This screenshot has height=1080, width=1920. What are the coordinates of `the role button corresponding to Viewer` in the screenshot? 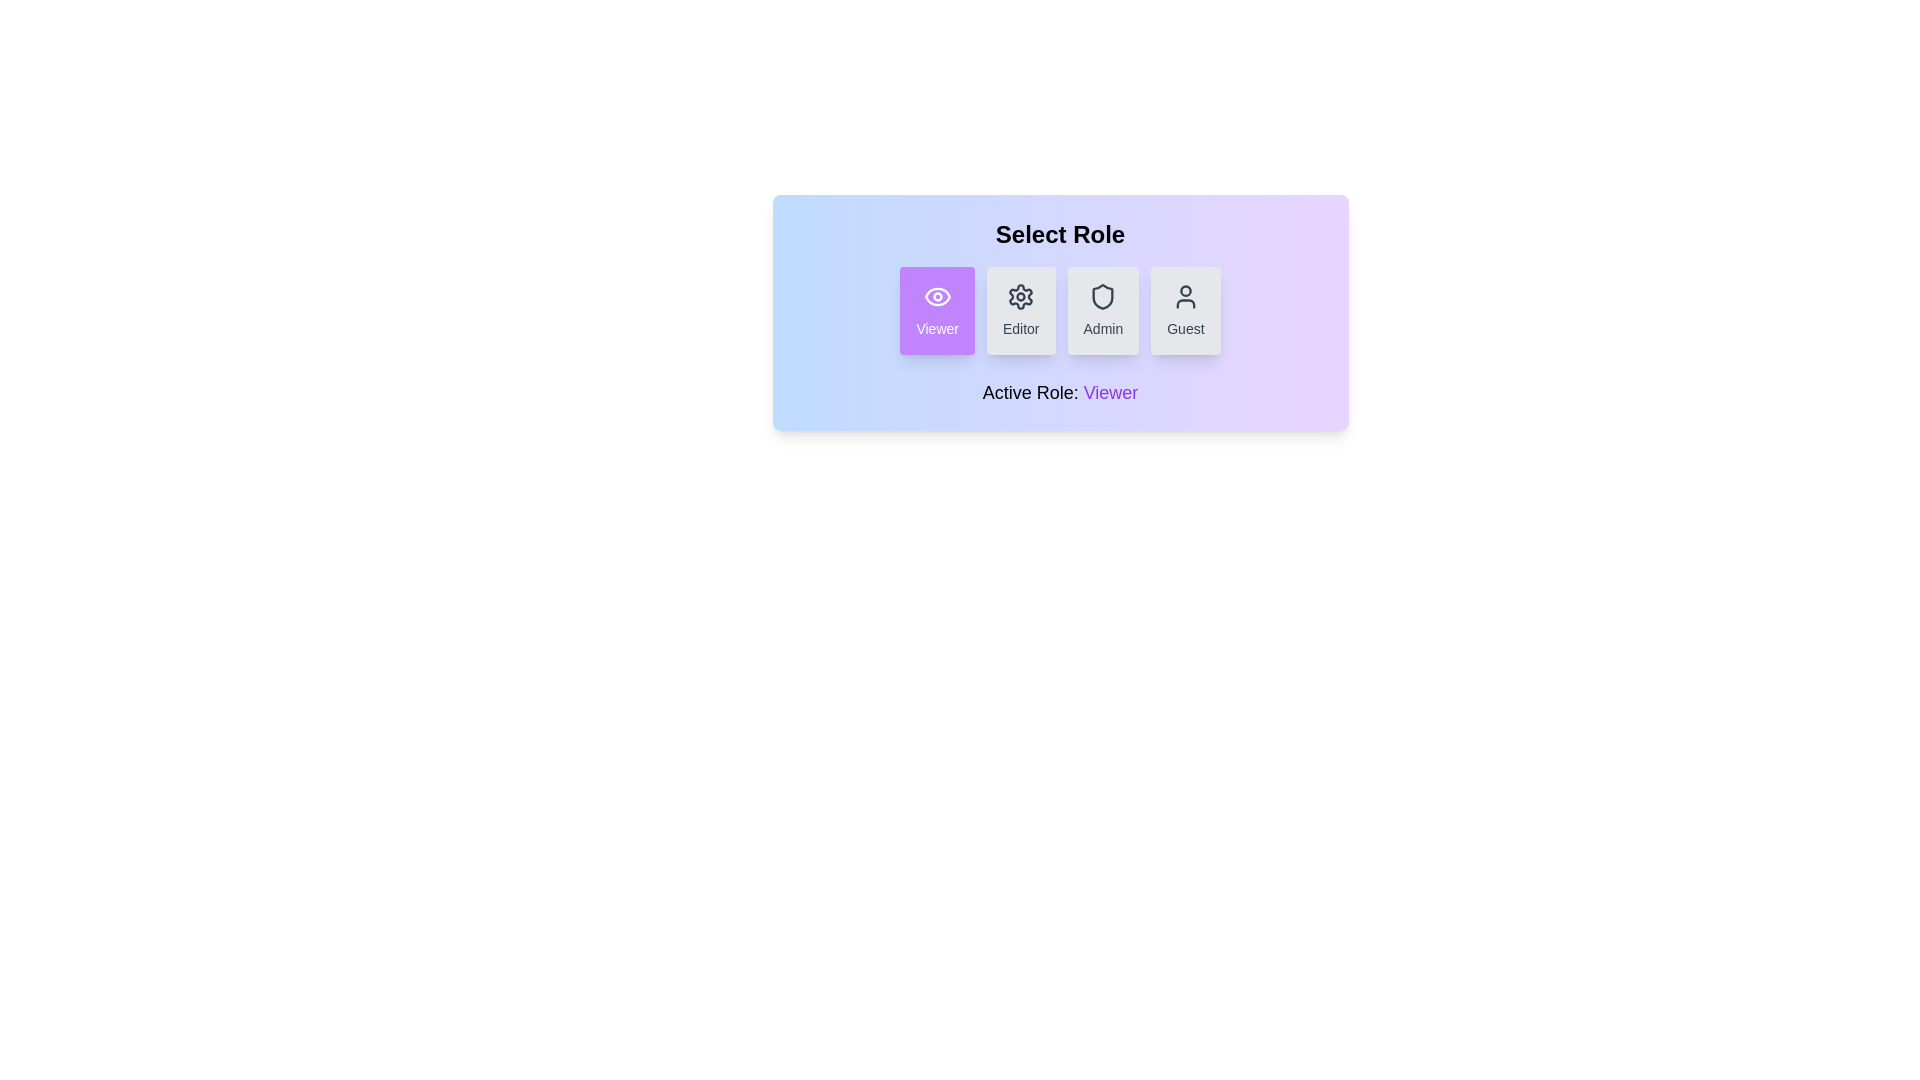 It's located at (935, 311).